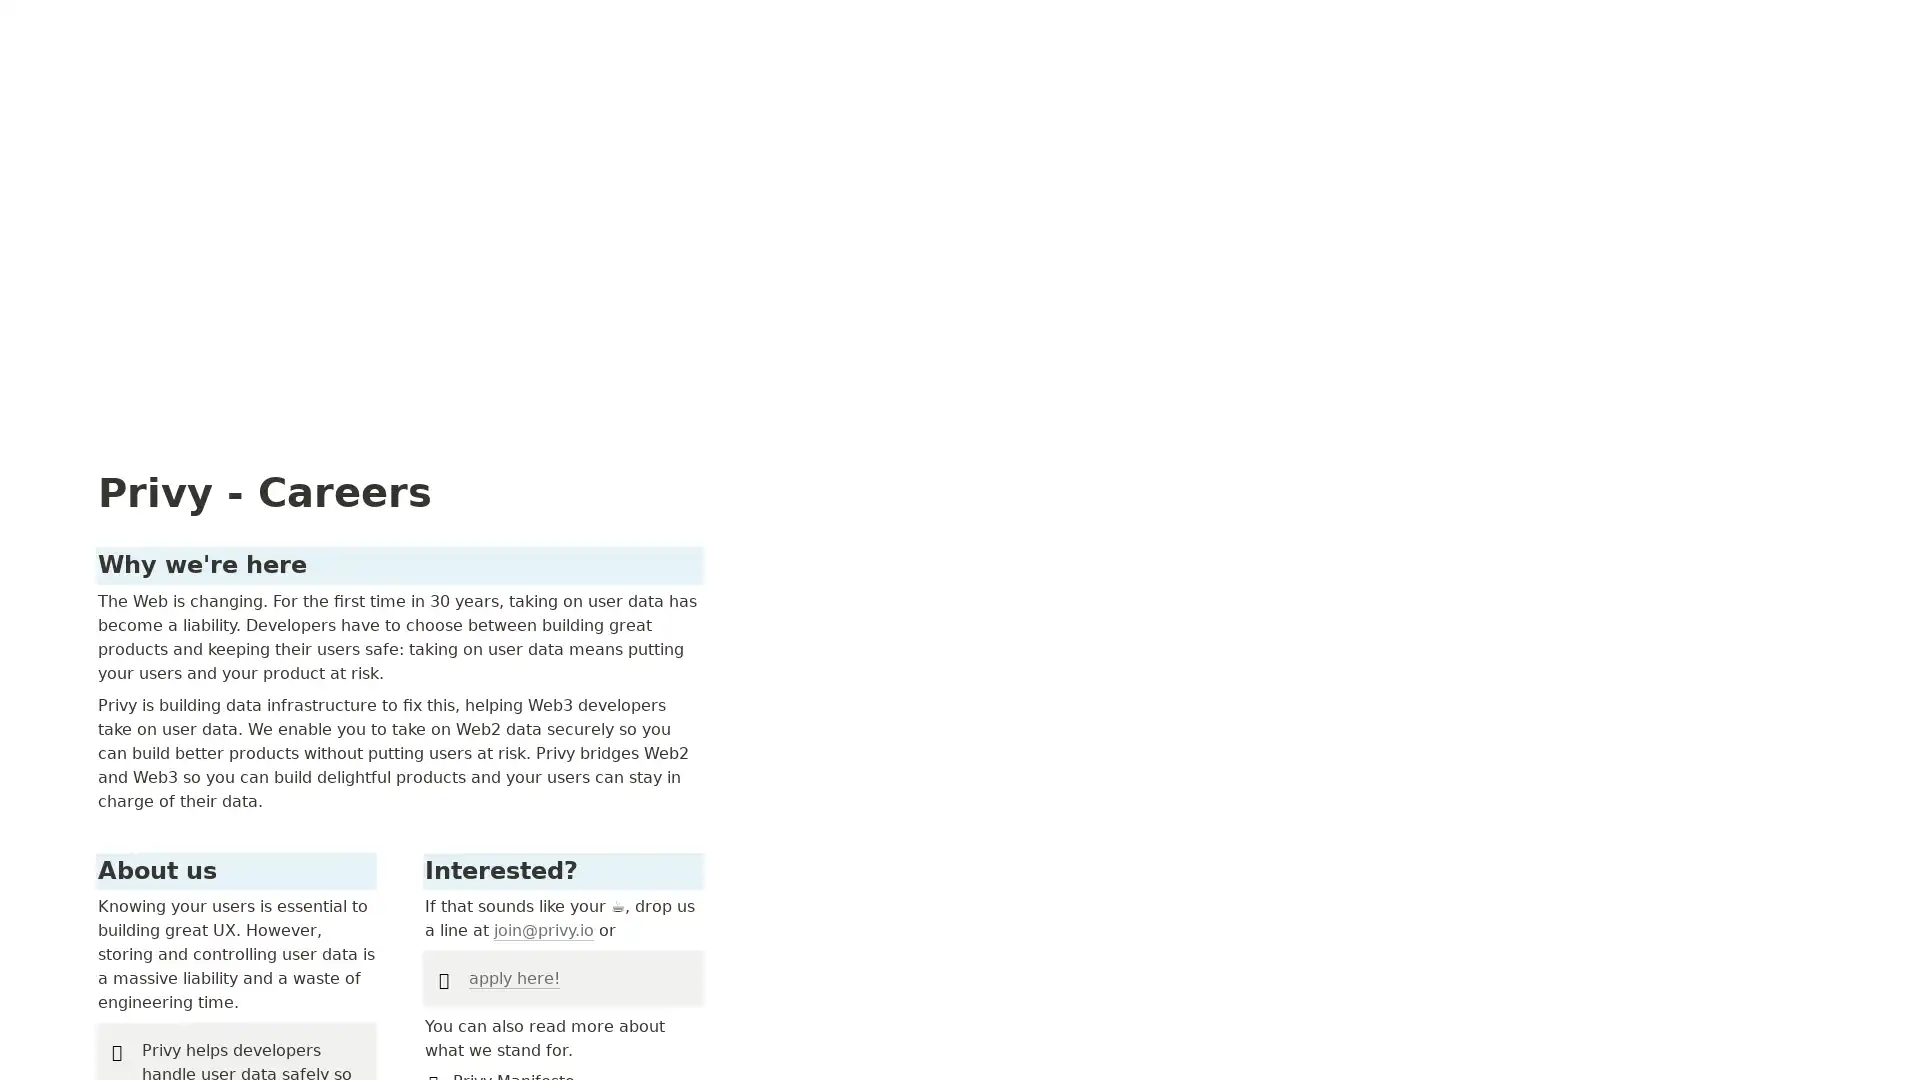 The image size is (1920, 1080). I want to click on Privy - Careers, so click(81, 22).